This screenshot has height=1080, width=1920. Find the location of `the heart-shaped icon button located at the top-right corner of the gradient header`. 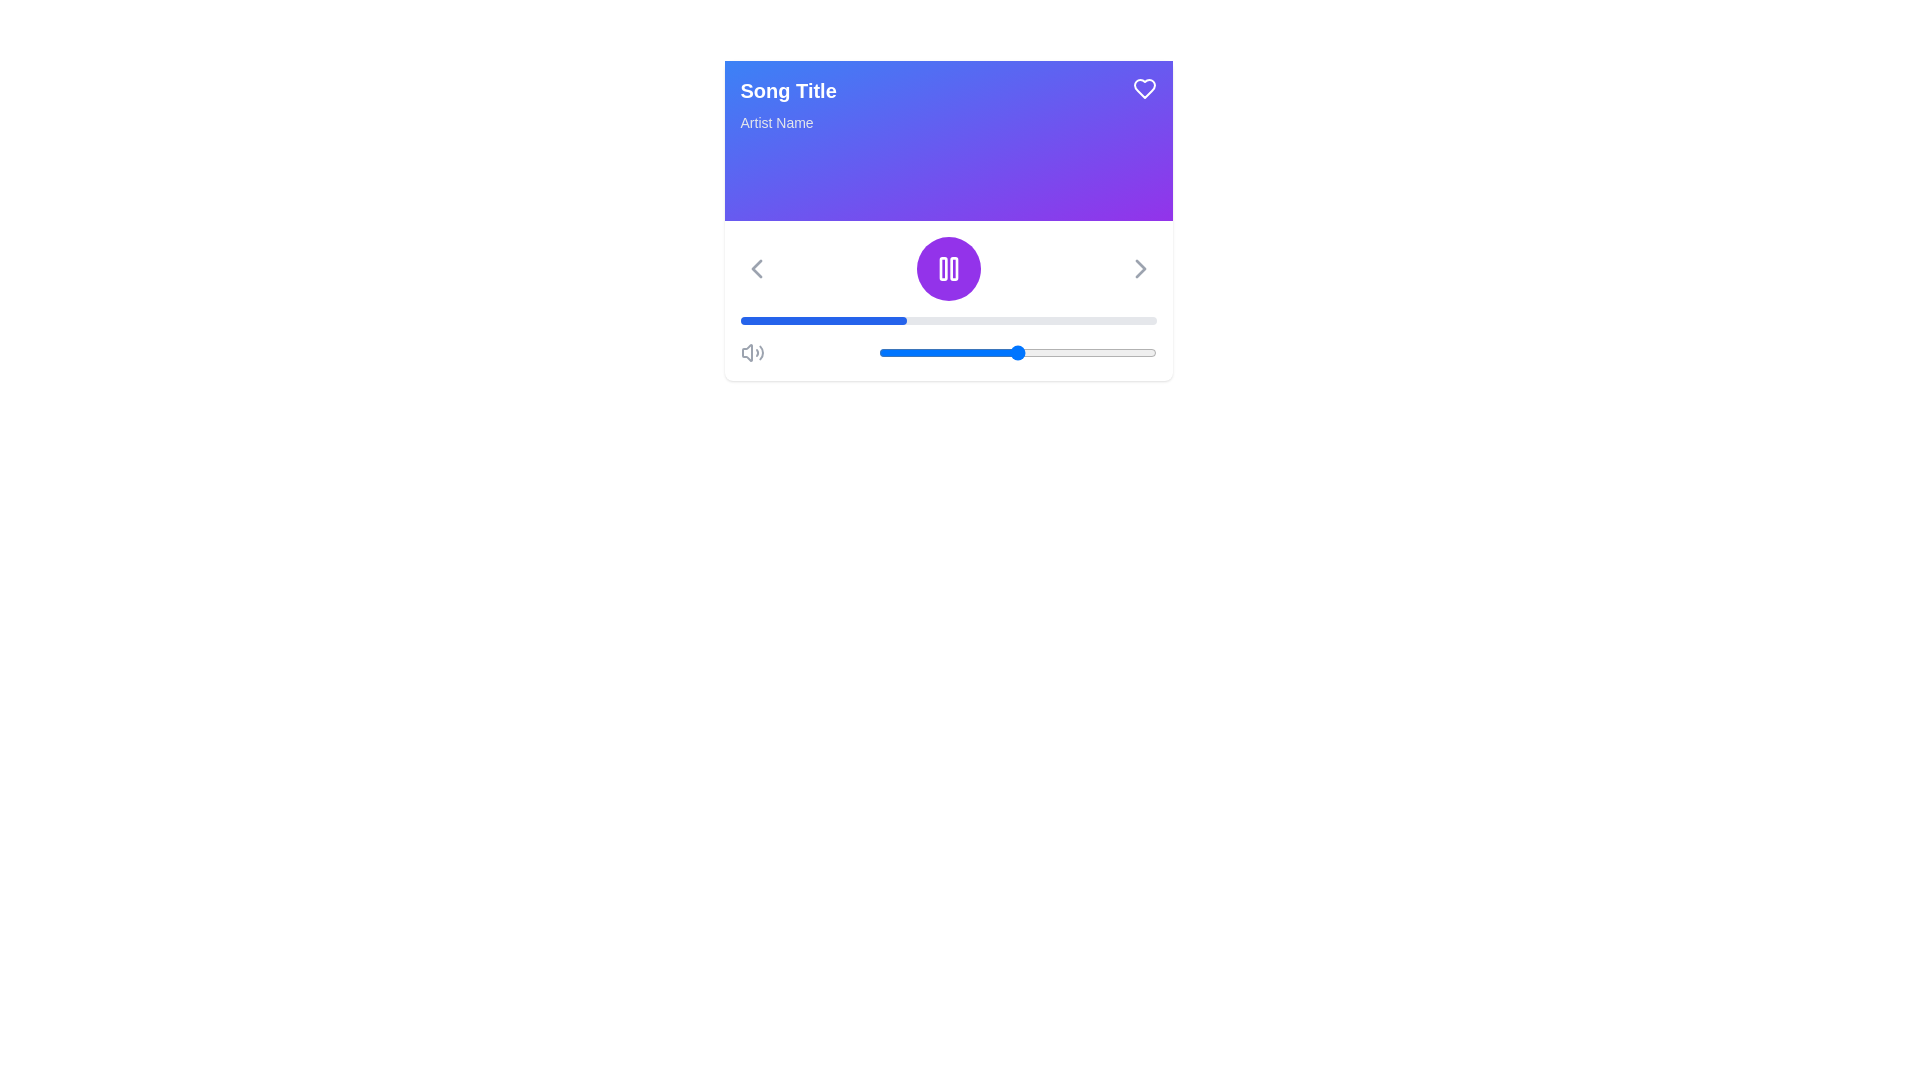

the heart-shaped icon button located at the top-right corner of the gradient header is located at coordinates (1144, 87).